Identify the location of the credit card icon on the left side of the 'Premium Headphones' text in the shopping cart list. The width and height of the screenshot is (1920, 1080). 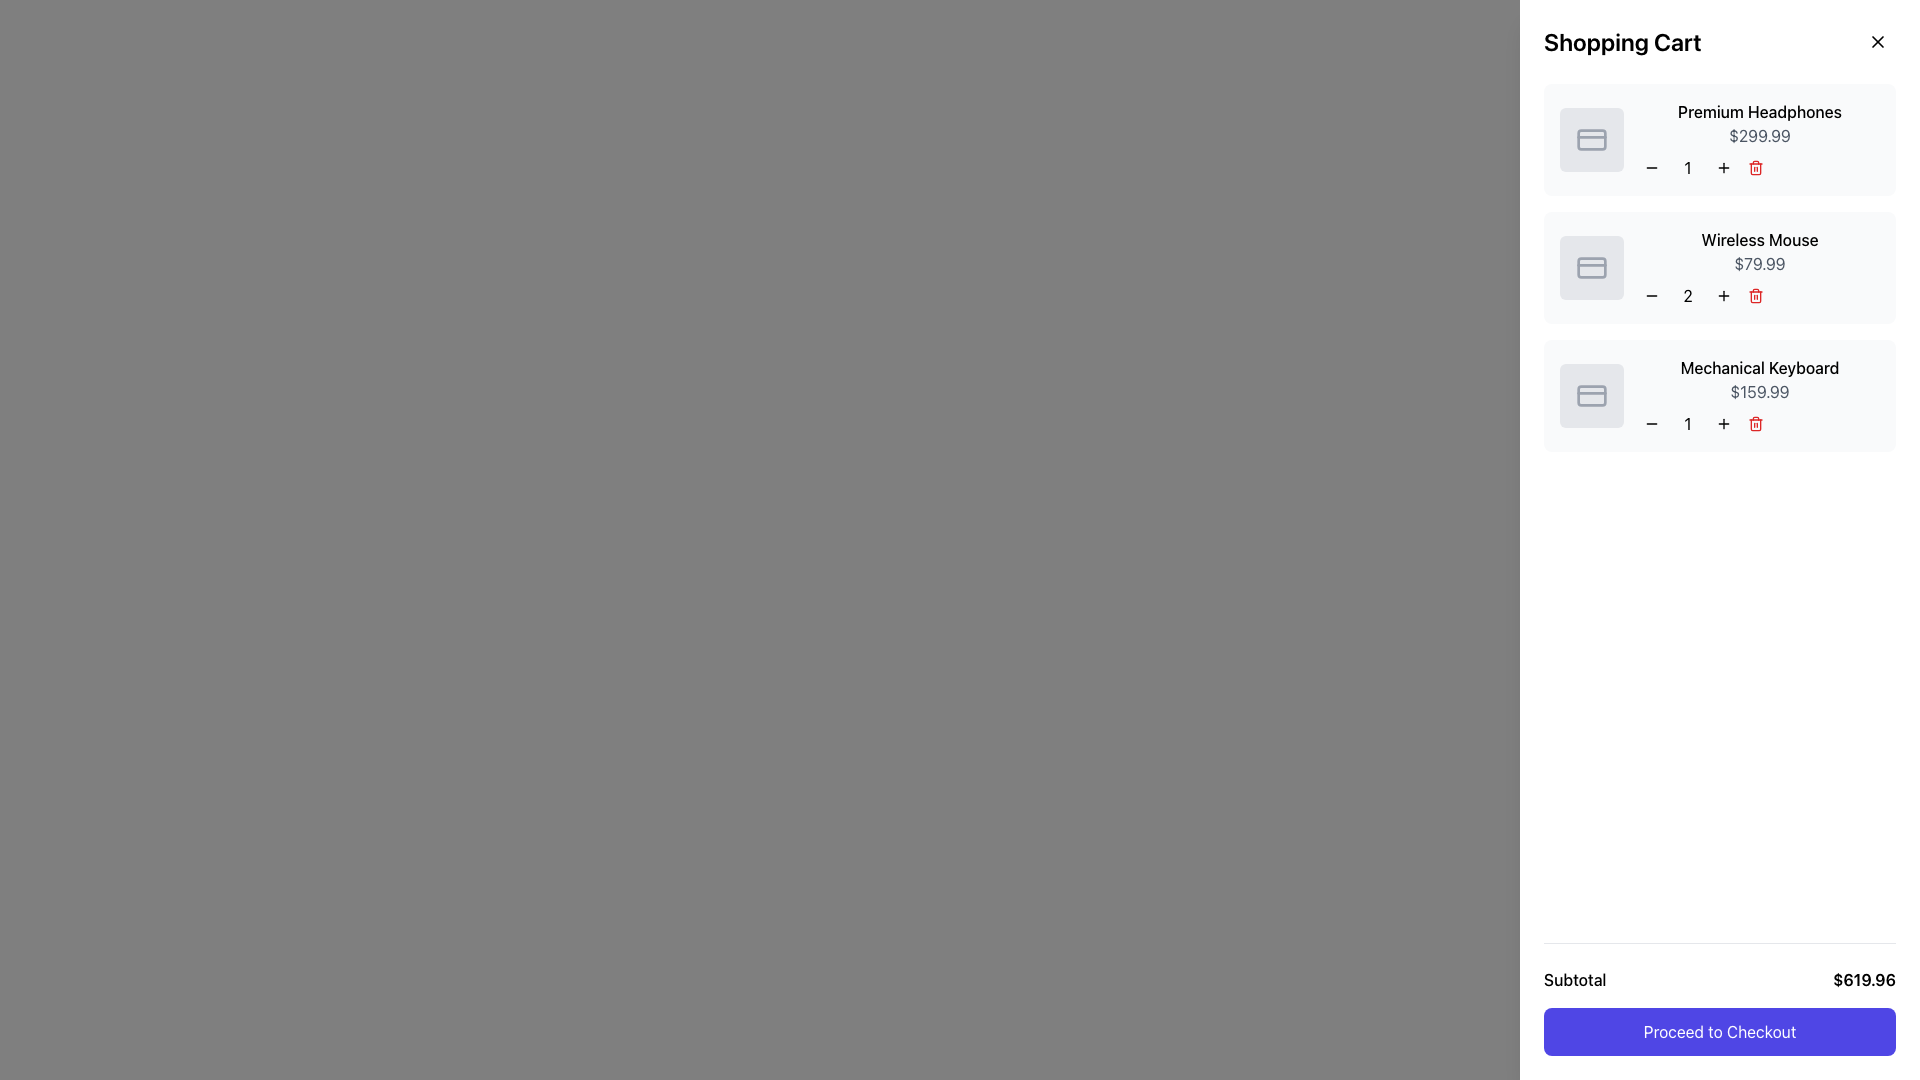
(1591, 138).